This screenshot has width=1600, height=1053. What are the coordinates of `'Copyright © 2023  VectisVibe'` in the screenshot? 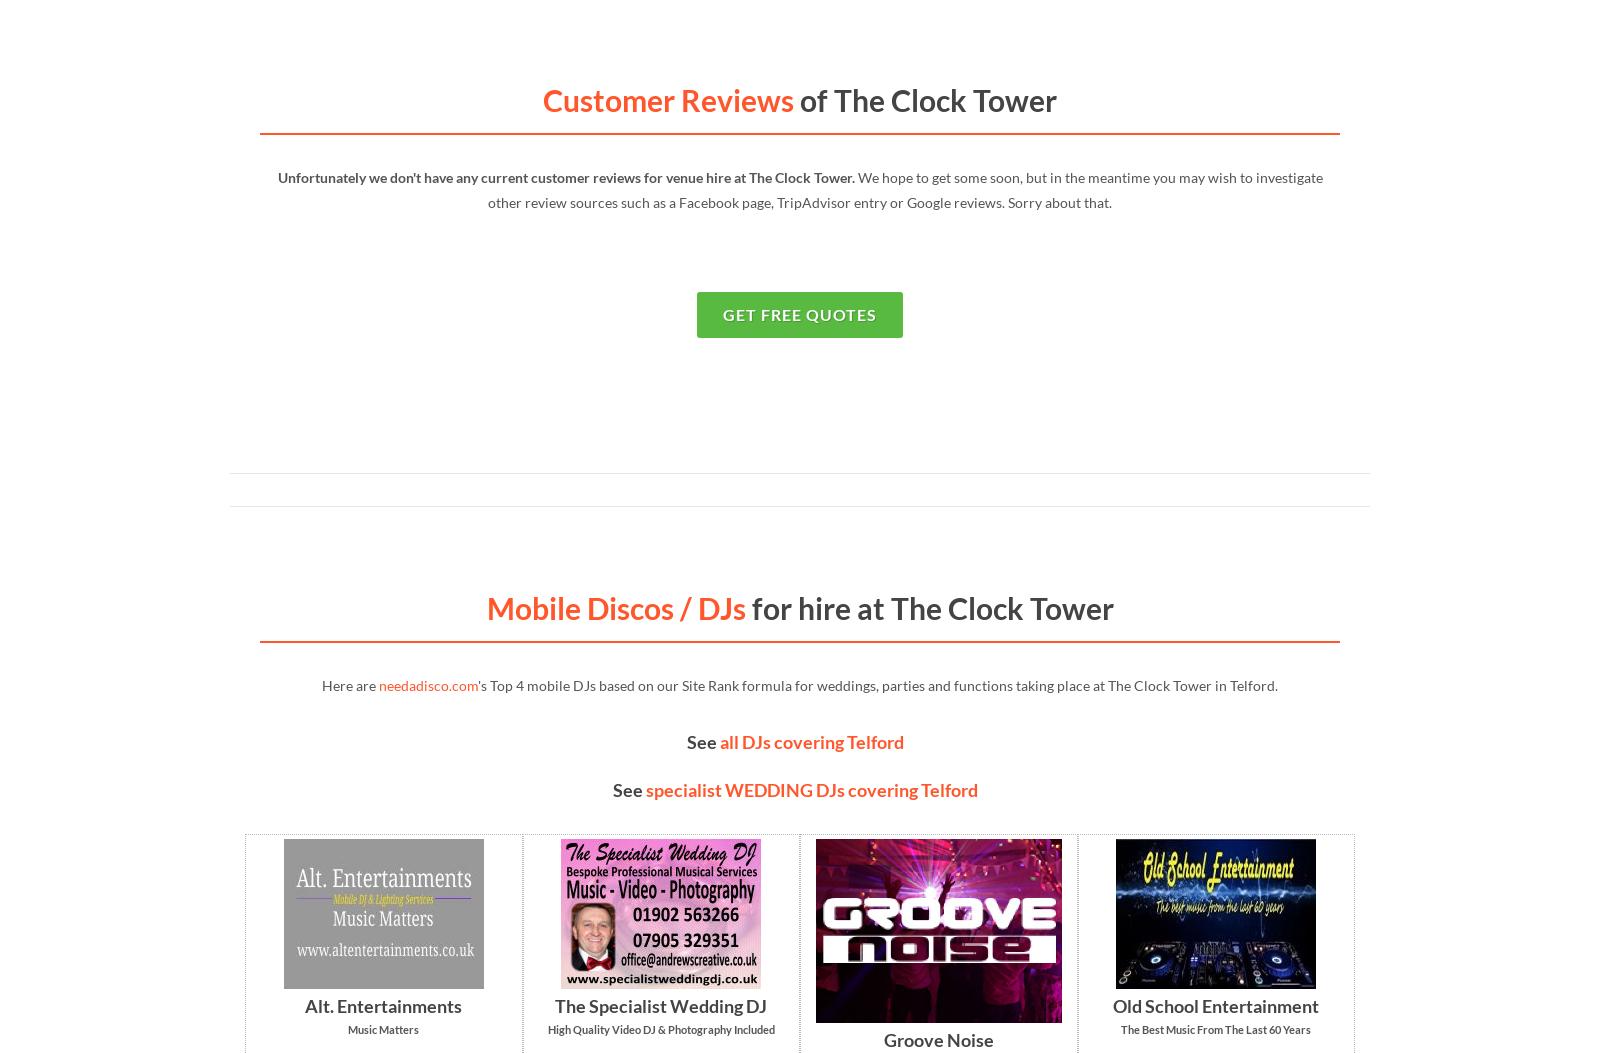 It's located at (229, 719).